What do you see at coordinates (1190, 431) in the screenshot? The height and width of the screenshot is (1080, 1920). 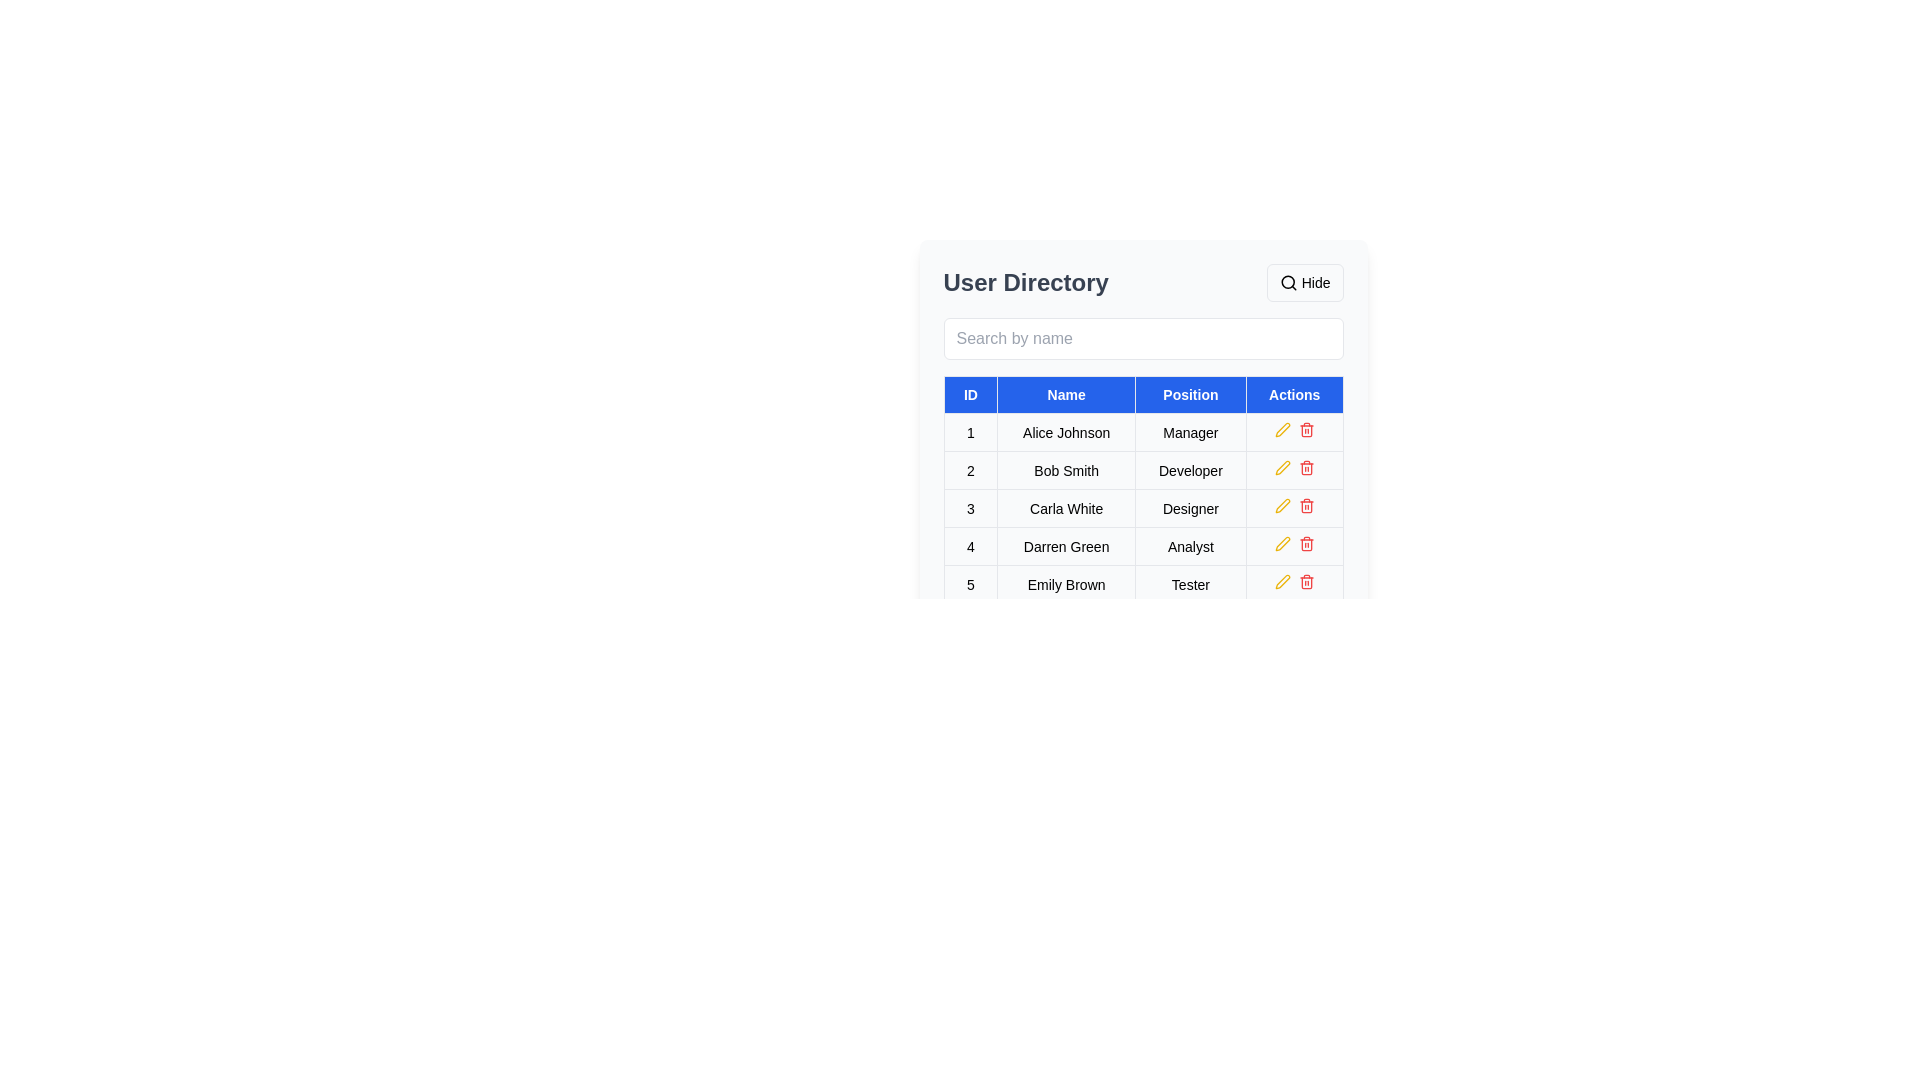 I see `the 'Manager' label in the third column of the first row under the 'Position' column in the table for 'Alice Johnson'` at bounding box center [1190, 431].